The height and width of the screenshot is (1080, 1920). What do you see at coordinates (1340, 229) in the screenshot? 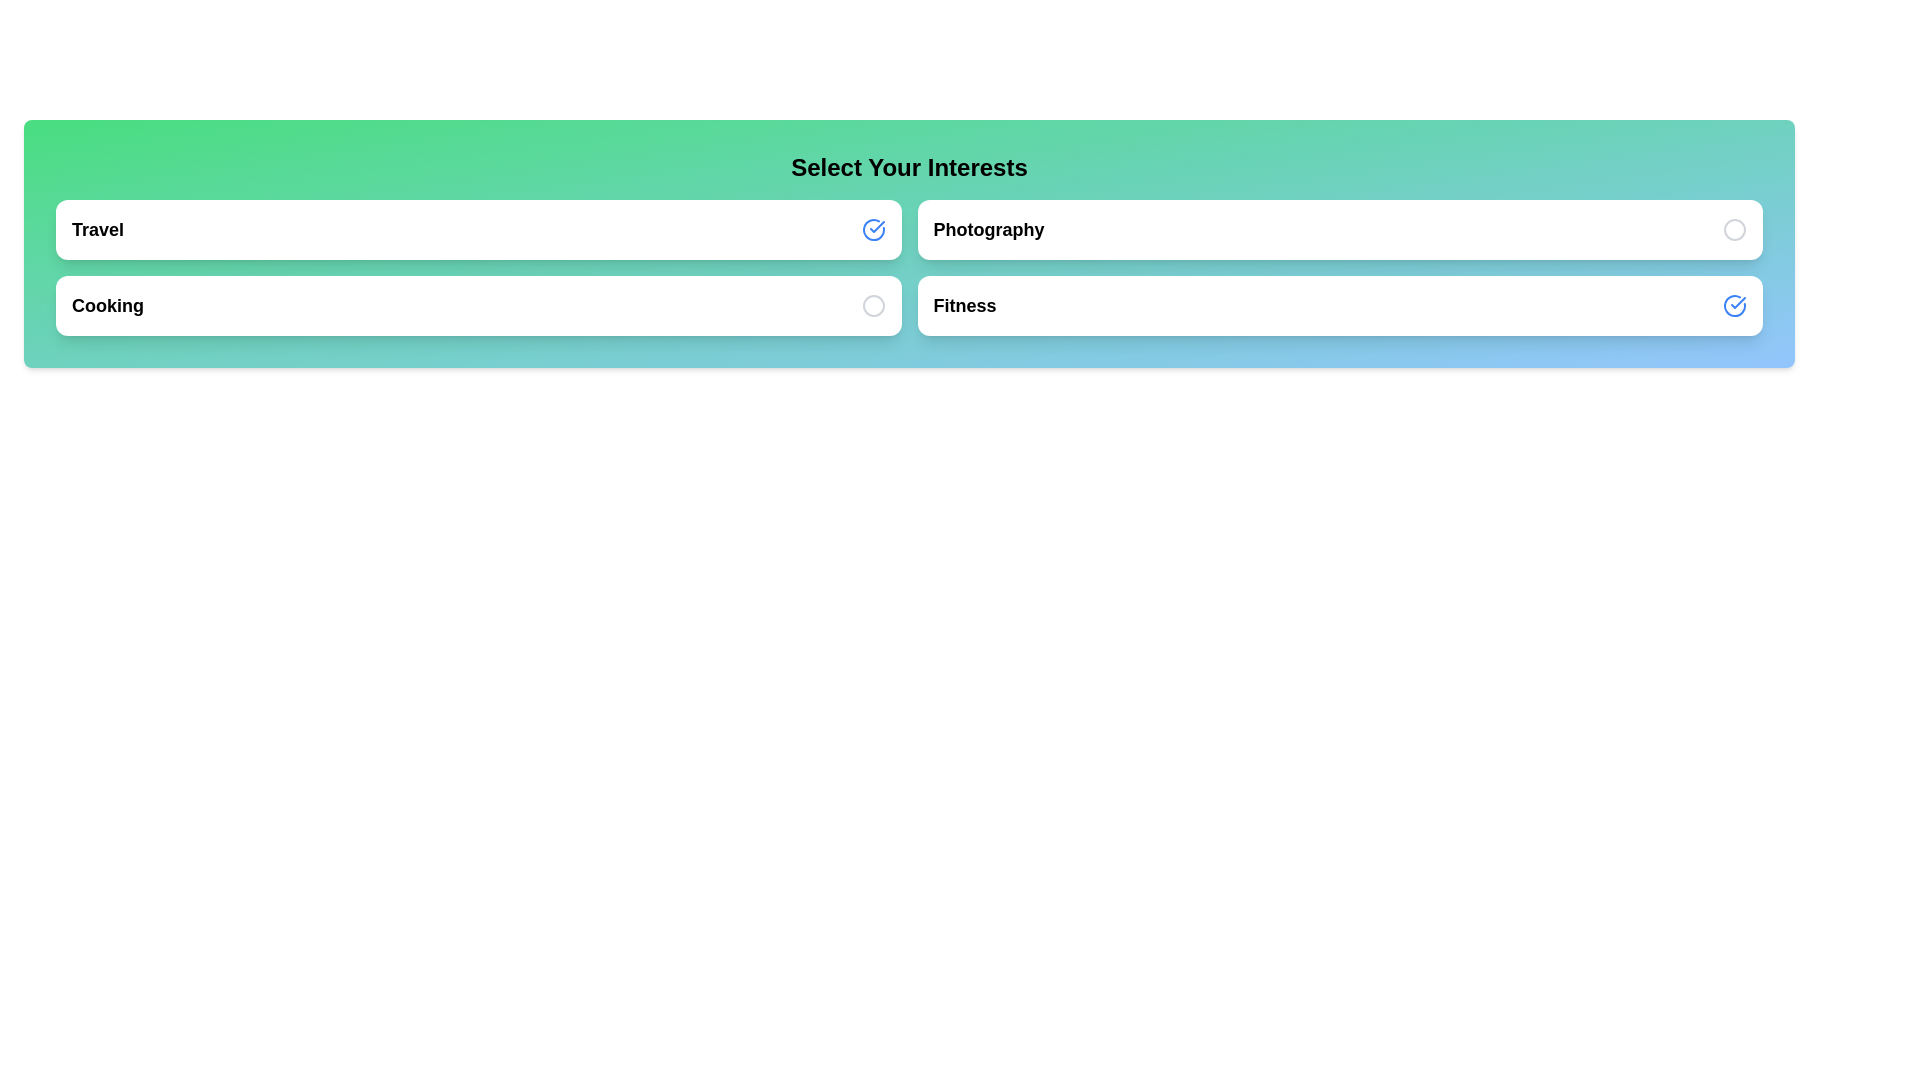
I see `the interest item labeled 'Photography' to toggle its selection state` at bounding box center [1340, 229].